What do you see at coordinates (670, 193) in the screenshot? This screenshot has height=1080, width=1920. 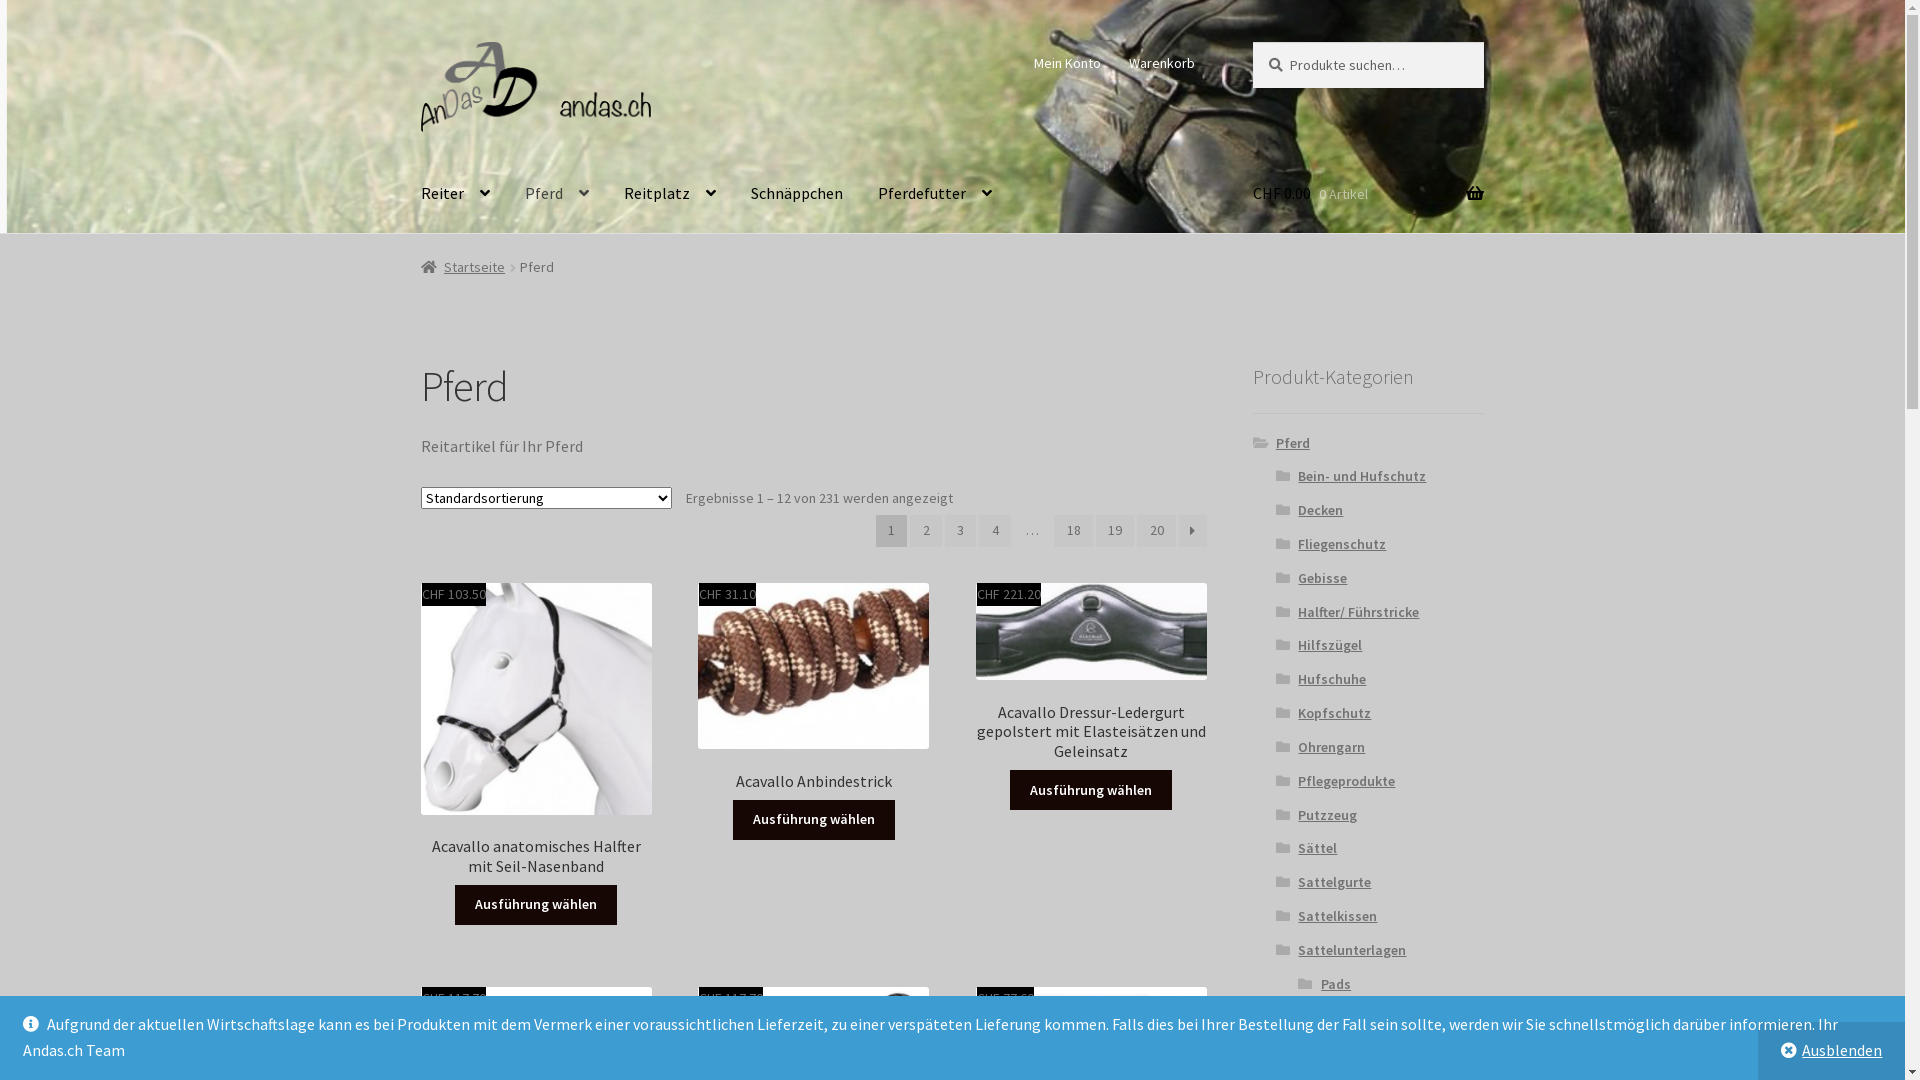 I see `'Reitplatz'` at bounding box center [670, 193].